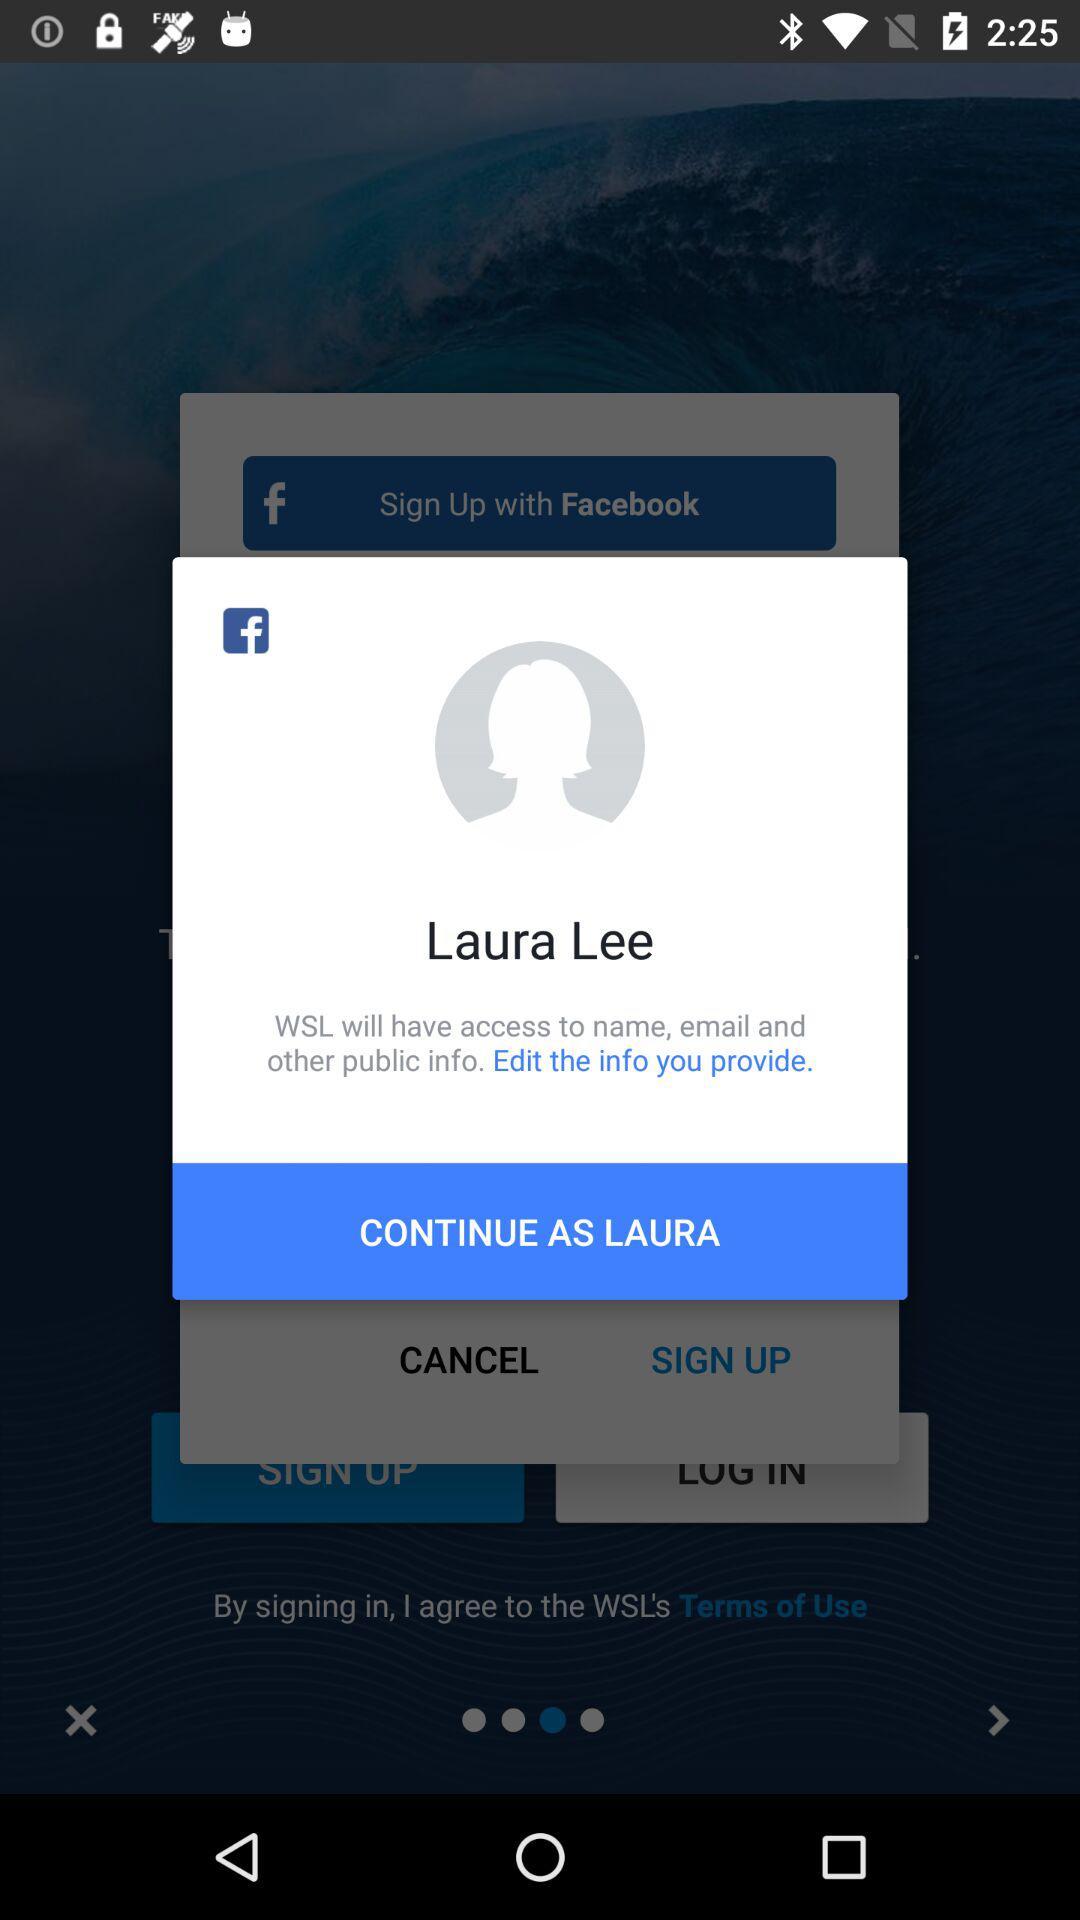  I want to click on wsl will have item, so click(540, 1041).